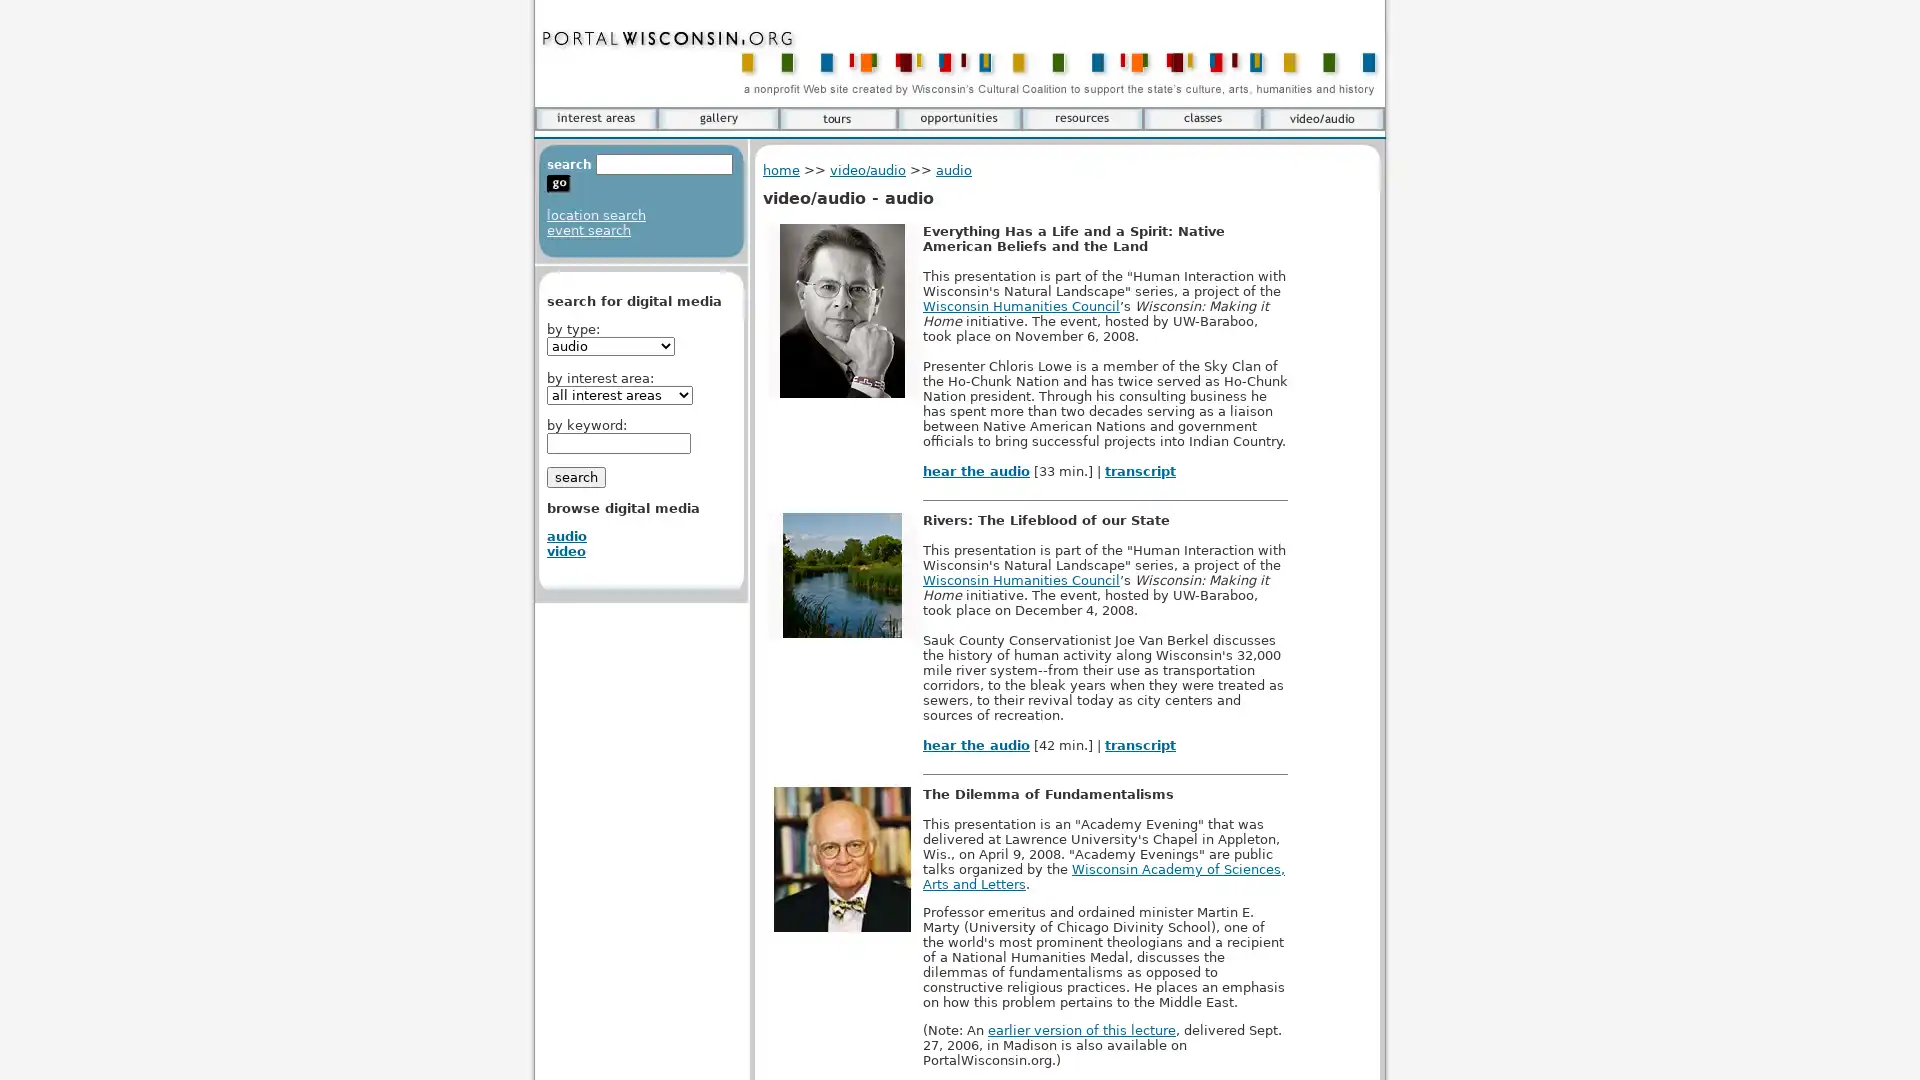 Image resolution: width=1920 pixels, height=1080 pixels. Describe the element at coordinates (575, 477) in the screenshot. I see `search` at that location.